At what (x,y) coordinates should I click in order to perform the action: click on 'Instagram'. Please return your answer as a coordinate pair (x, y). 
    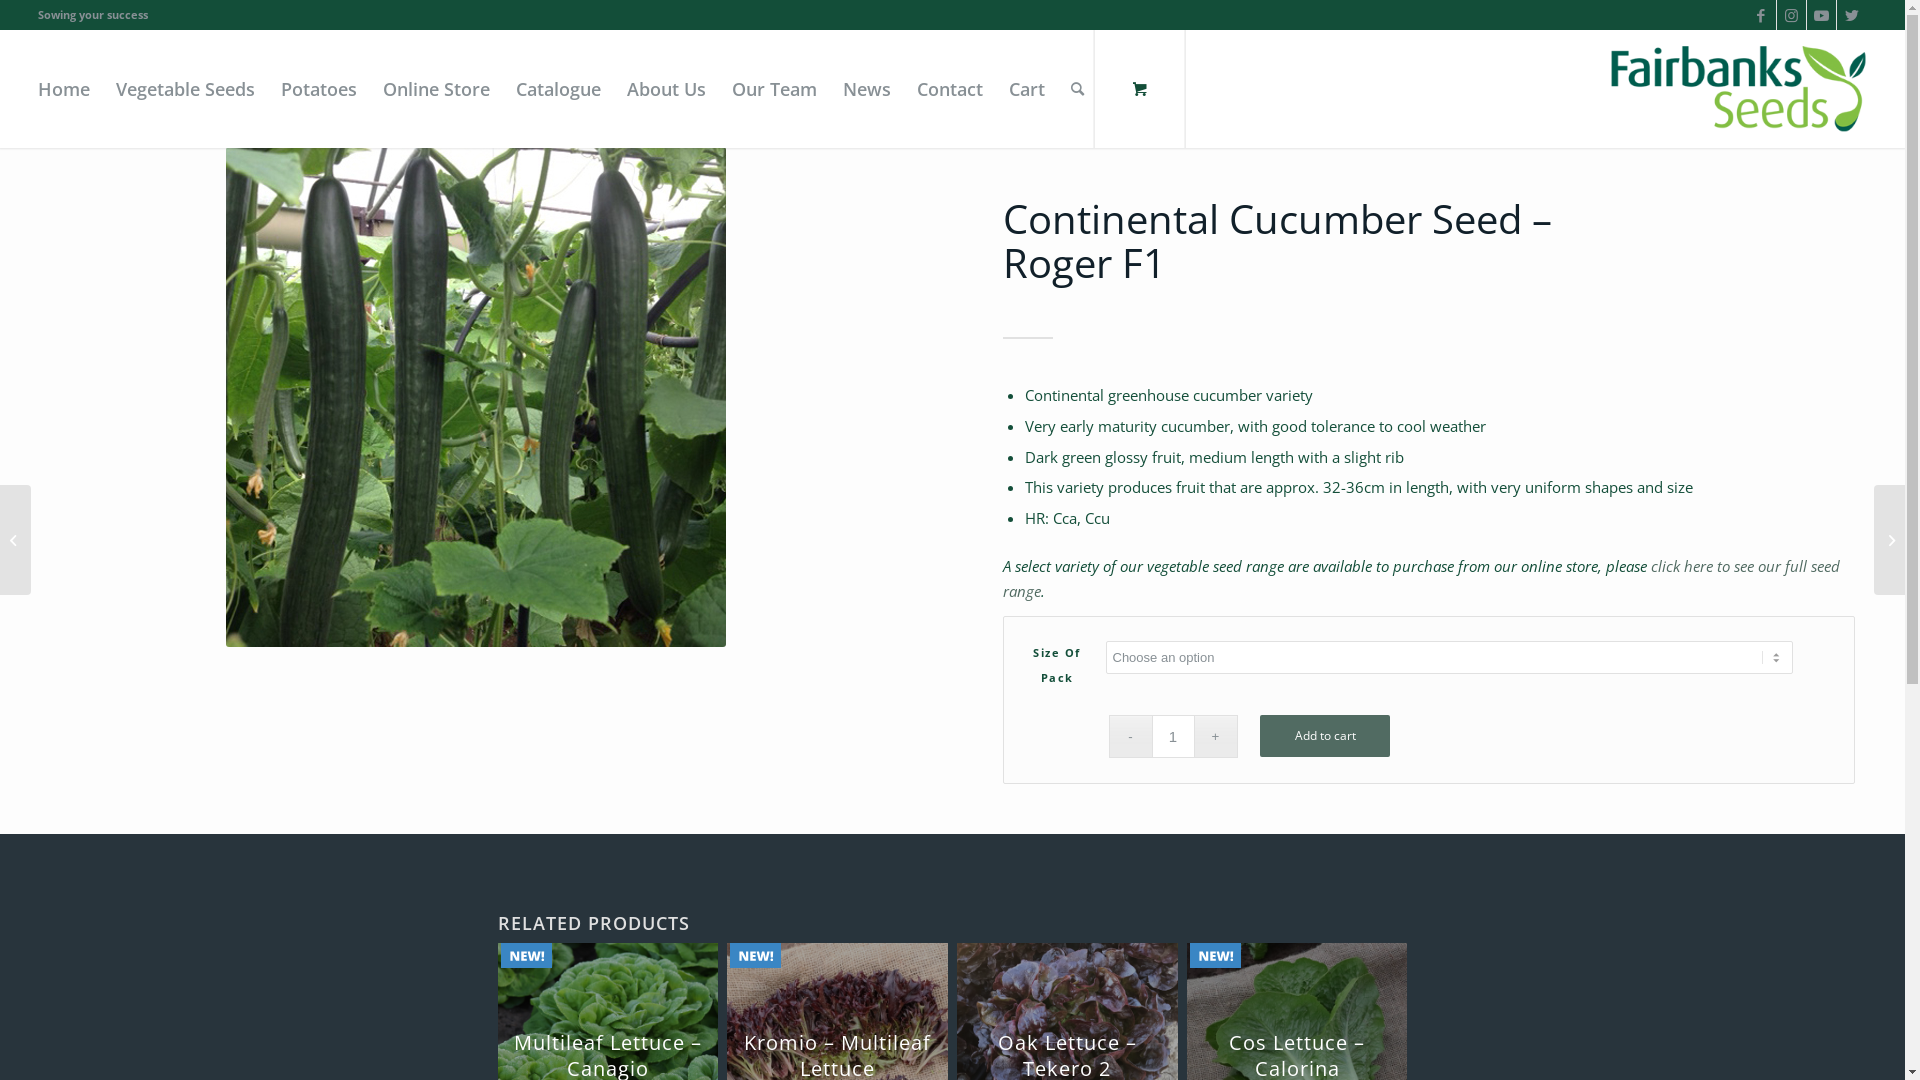
    Looking at the image, I should click on (1791, 15).